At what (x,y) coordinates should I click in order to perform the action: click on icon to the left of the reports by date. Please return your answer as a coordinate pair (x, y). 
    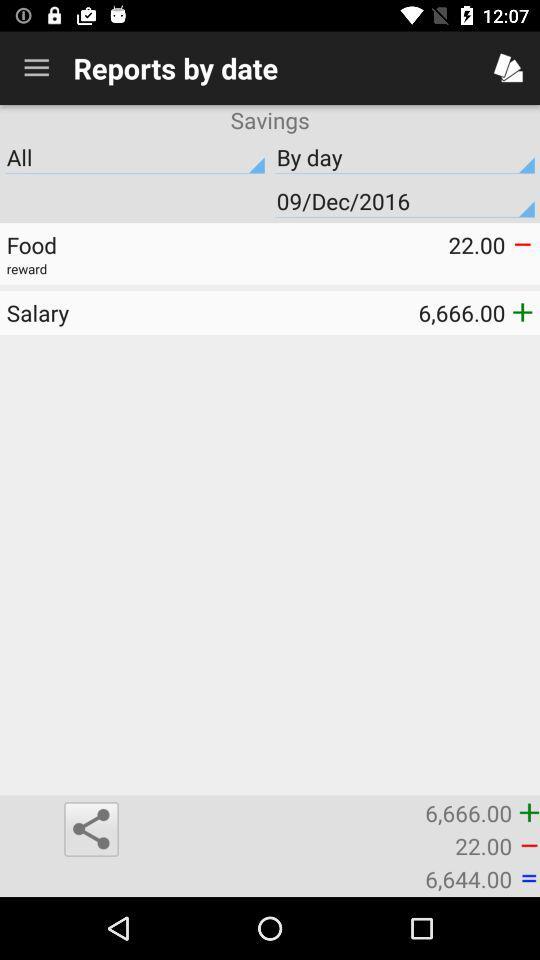
    Looking at the image, I should click on (36, 68).